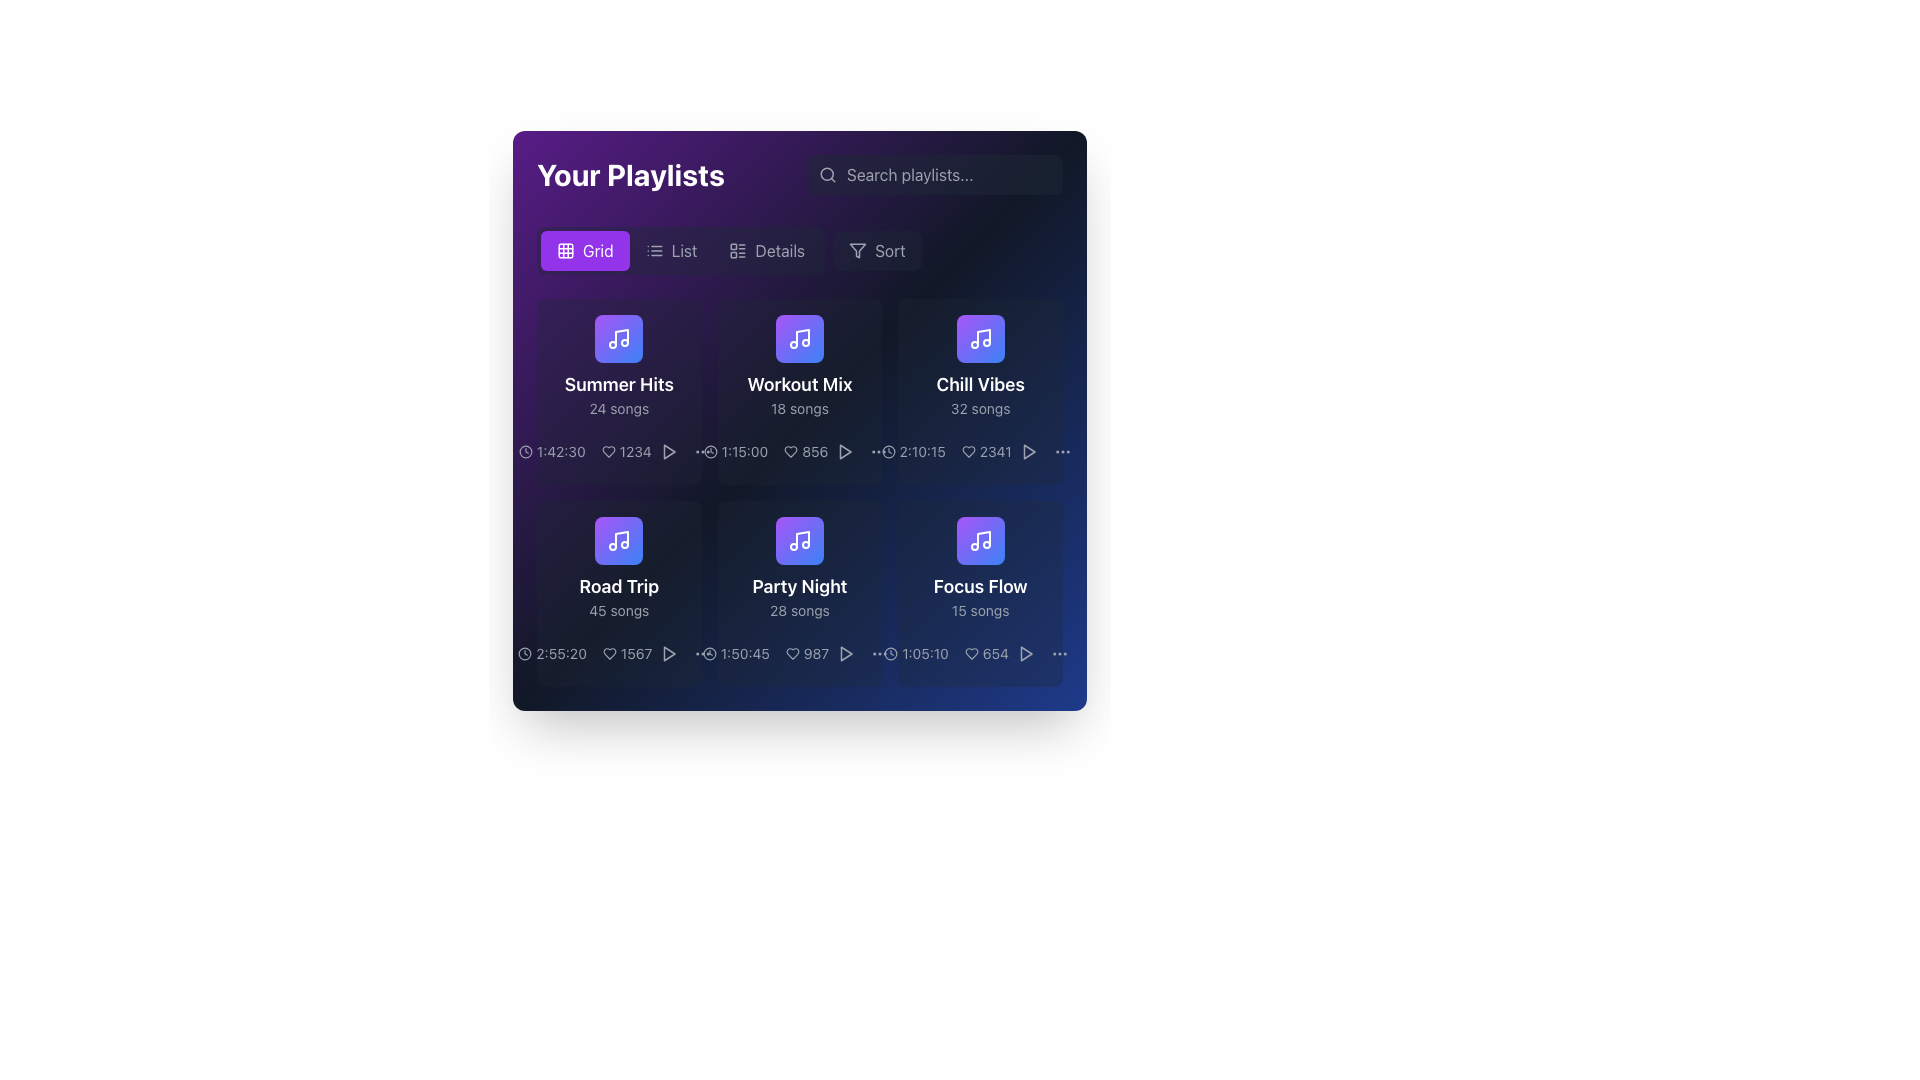  I want to click on the 'filter' icon located within the 'Sort' button area in the top-right section of the interface, which is positioned right after the 'Grid', 'List', and 'Details' buttons, so click(858, 249).